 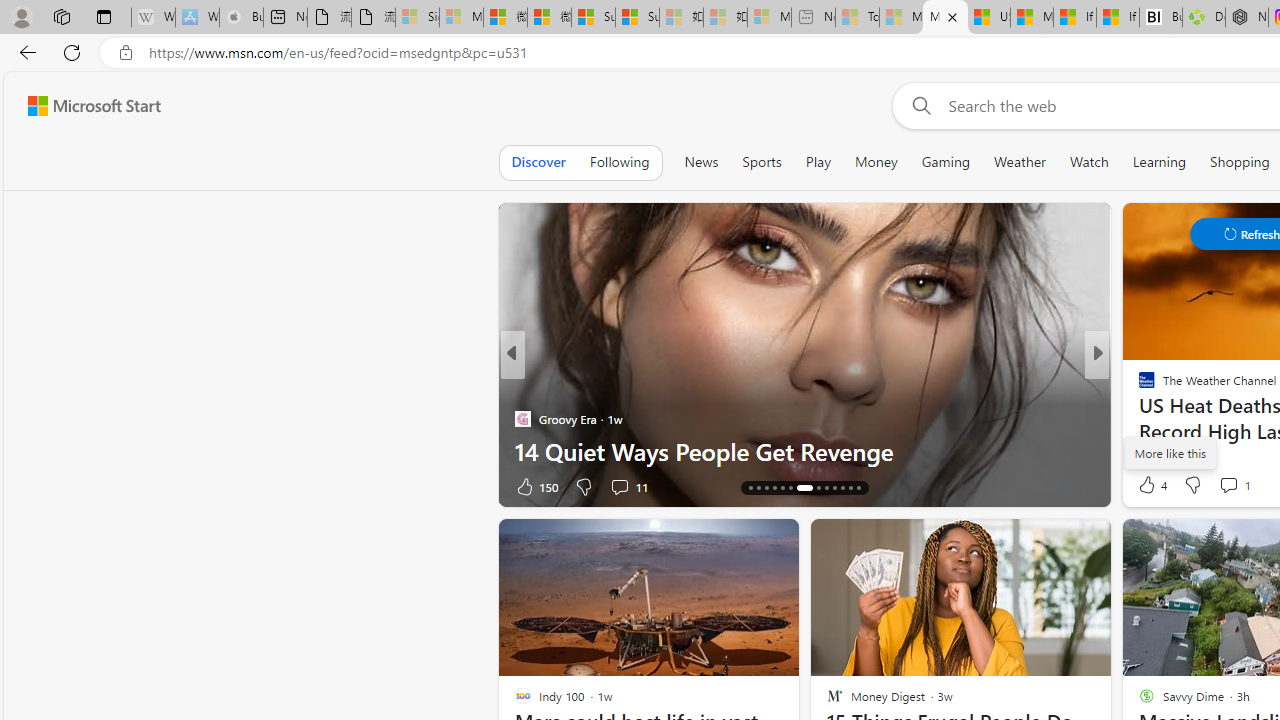 What do you see at coordinates (944, 161) in the screenshot?
I see `'Gaming'` at bounding box center [944, 161].